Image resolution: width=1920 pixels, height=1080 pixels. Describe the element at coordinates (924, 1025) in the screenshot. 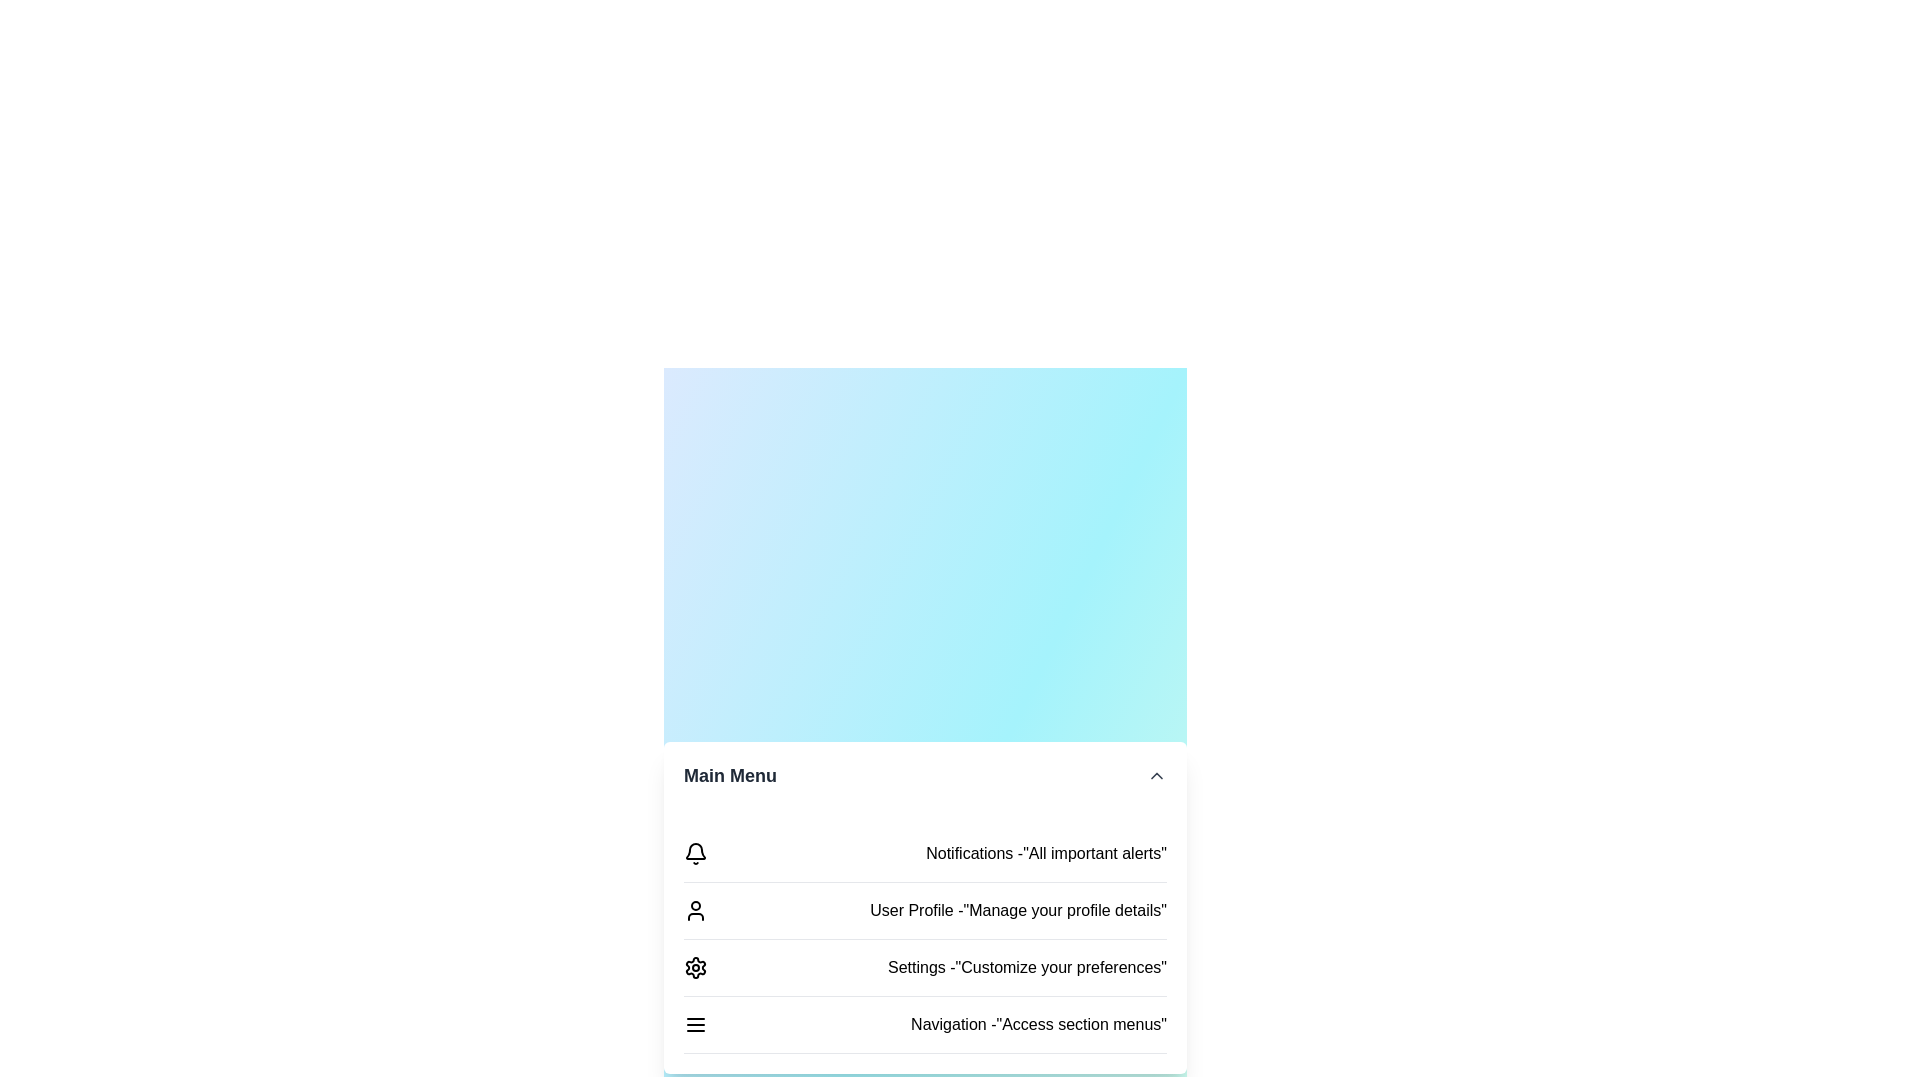

I see `the menu item Navigation to interact with it` at that location.